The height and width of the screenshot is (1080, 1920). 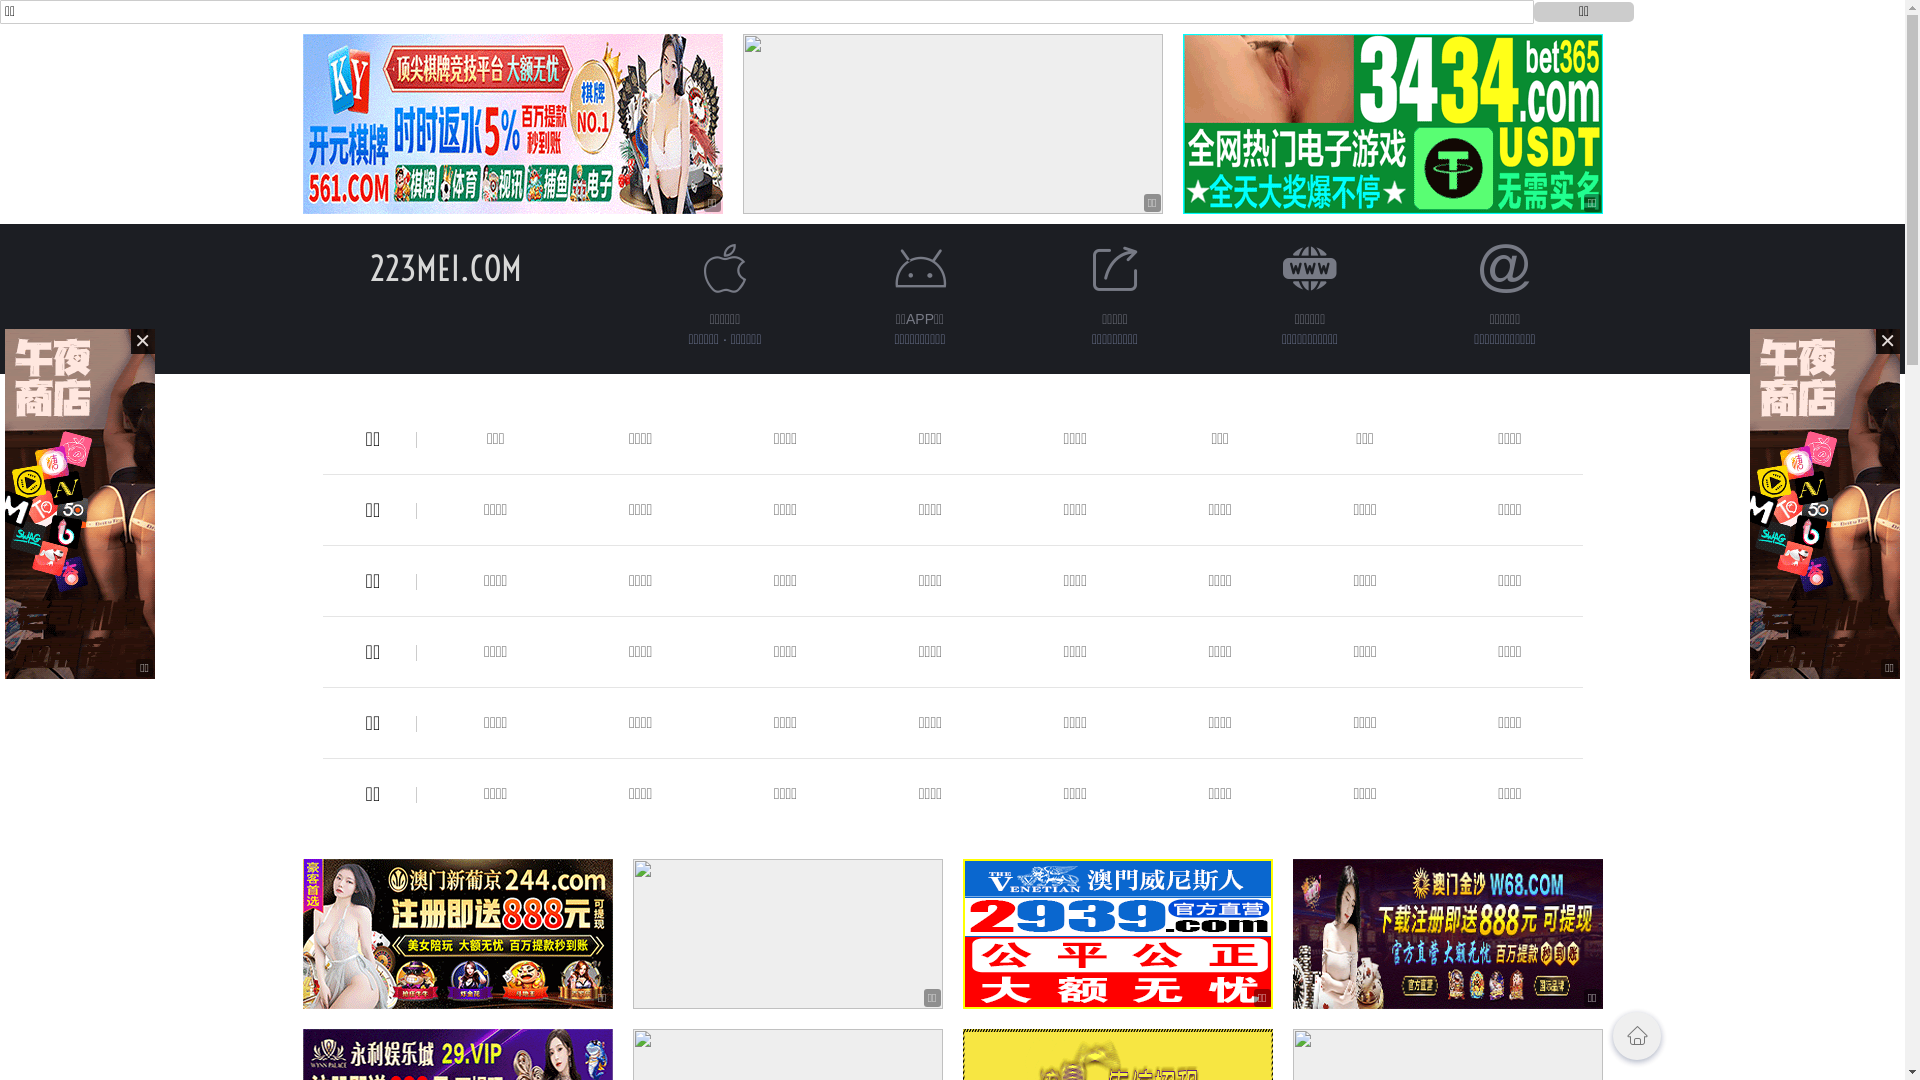 I want to click on '223MEI.COM', so click(x=445, y=267).